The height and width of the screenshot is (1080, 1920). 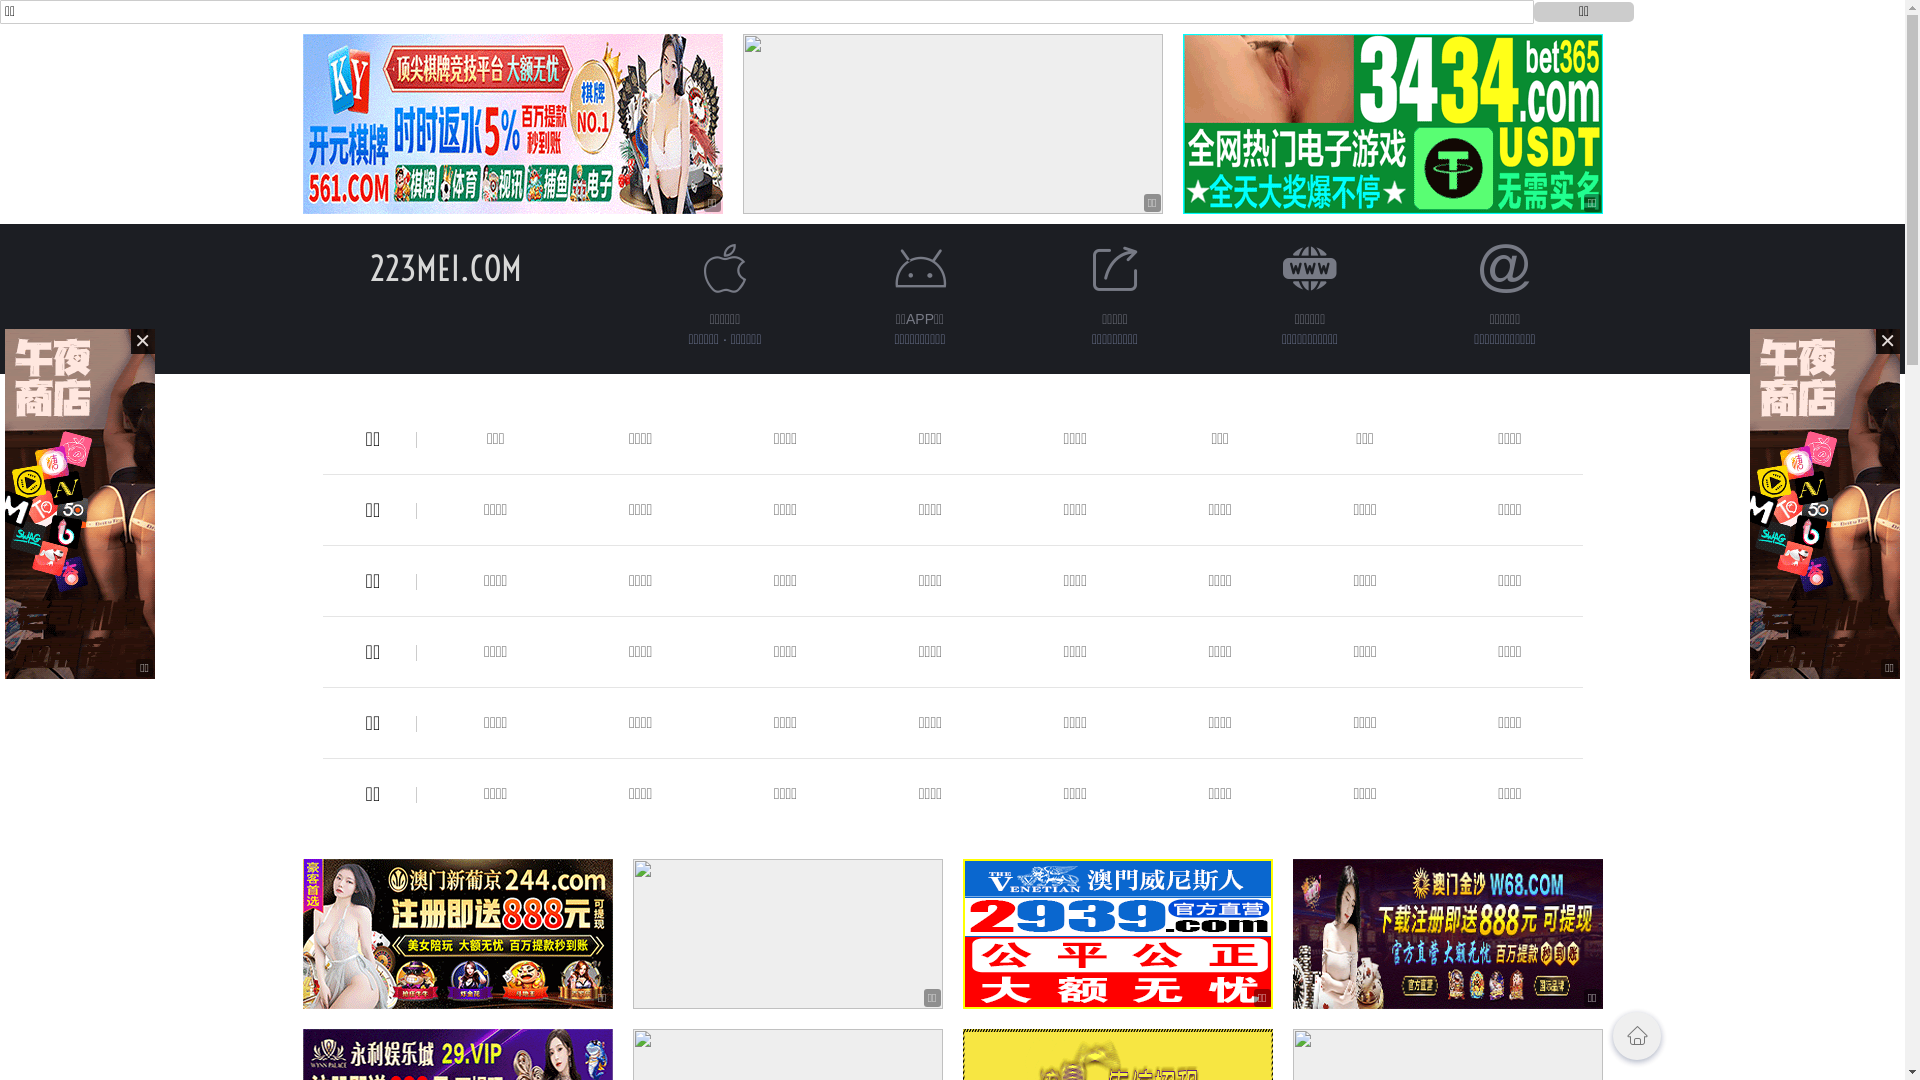 I want to click on '223MEI.COM', so click(x=445, y=267).